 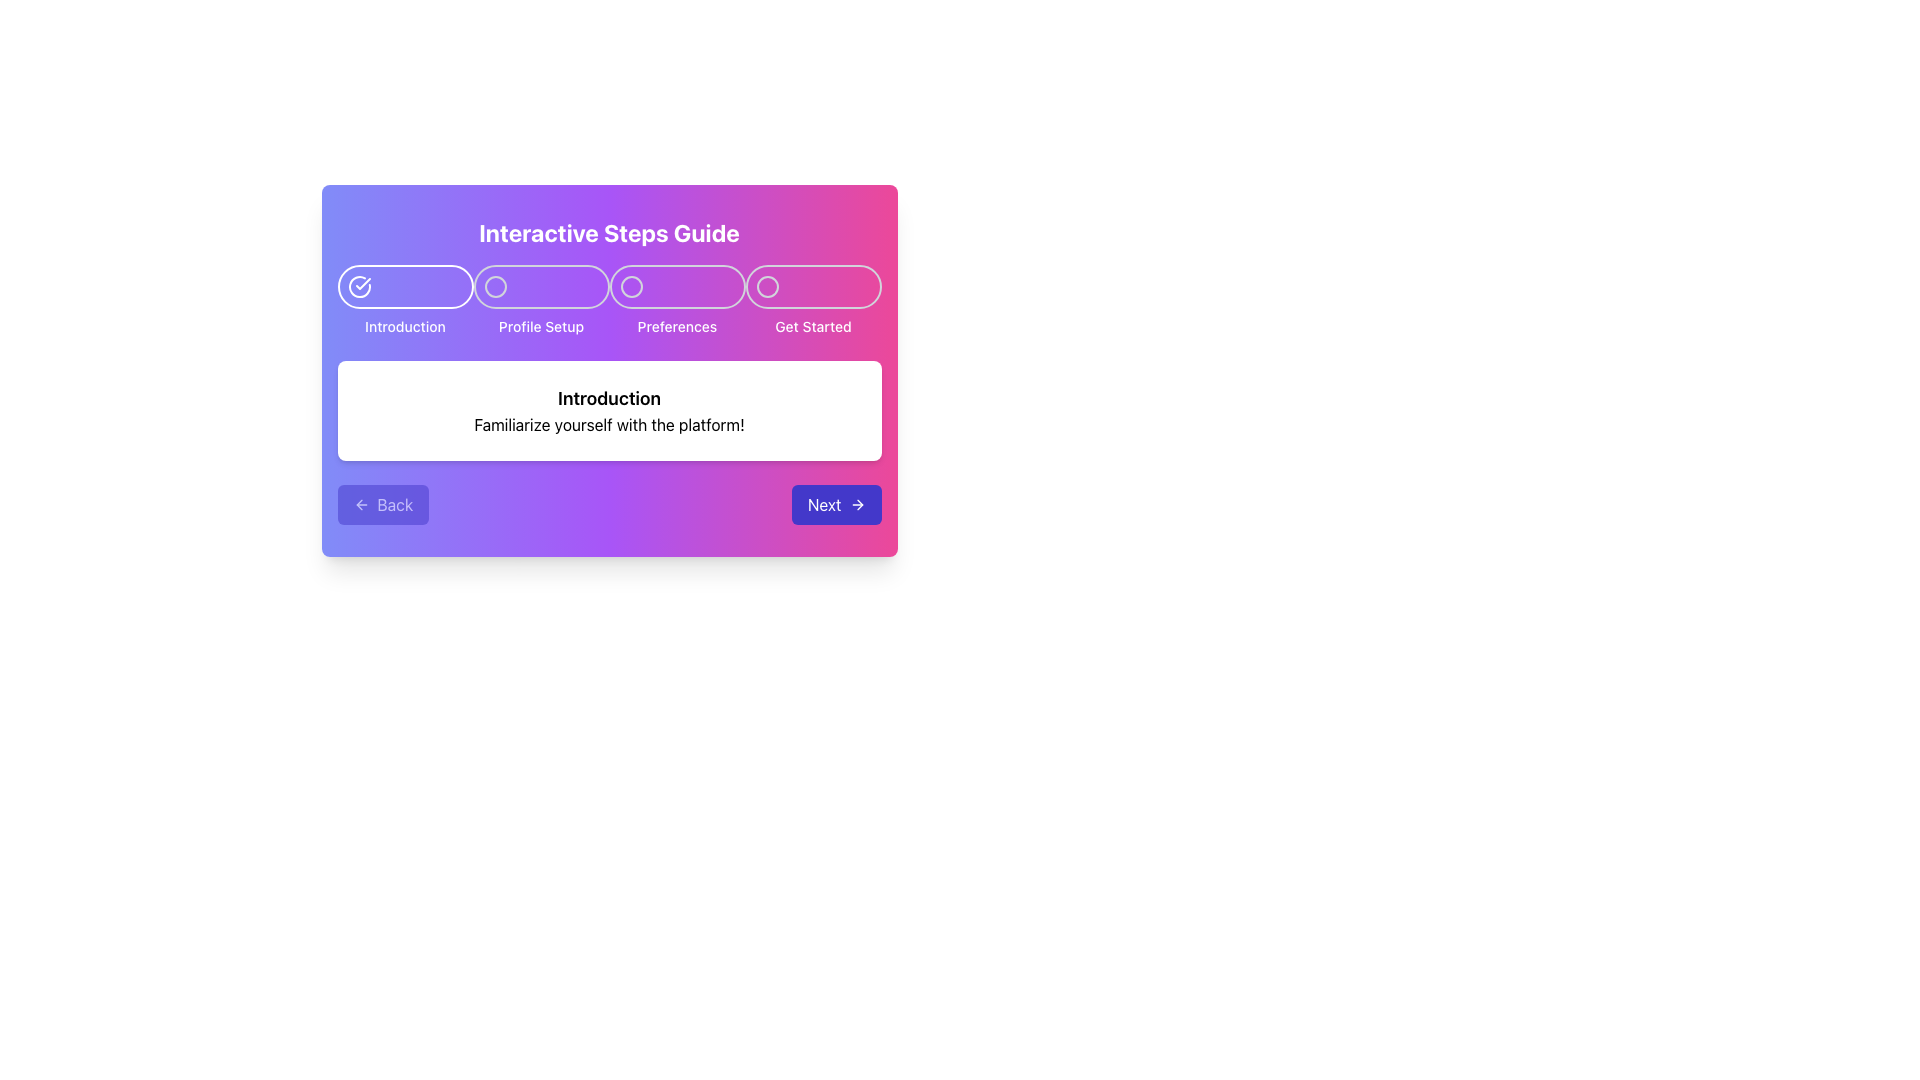 What do you see at coordinates (766, 286) in the screenshot?
I see `the fourth circular Progress Step Indicator labeled 'Get Started'` at bounding box center [766, 286].